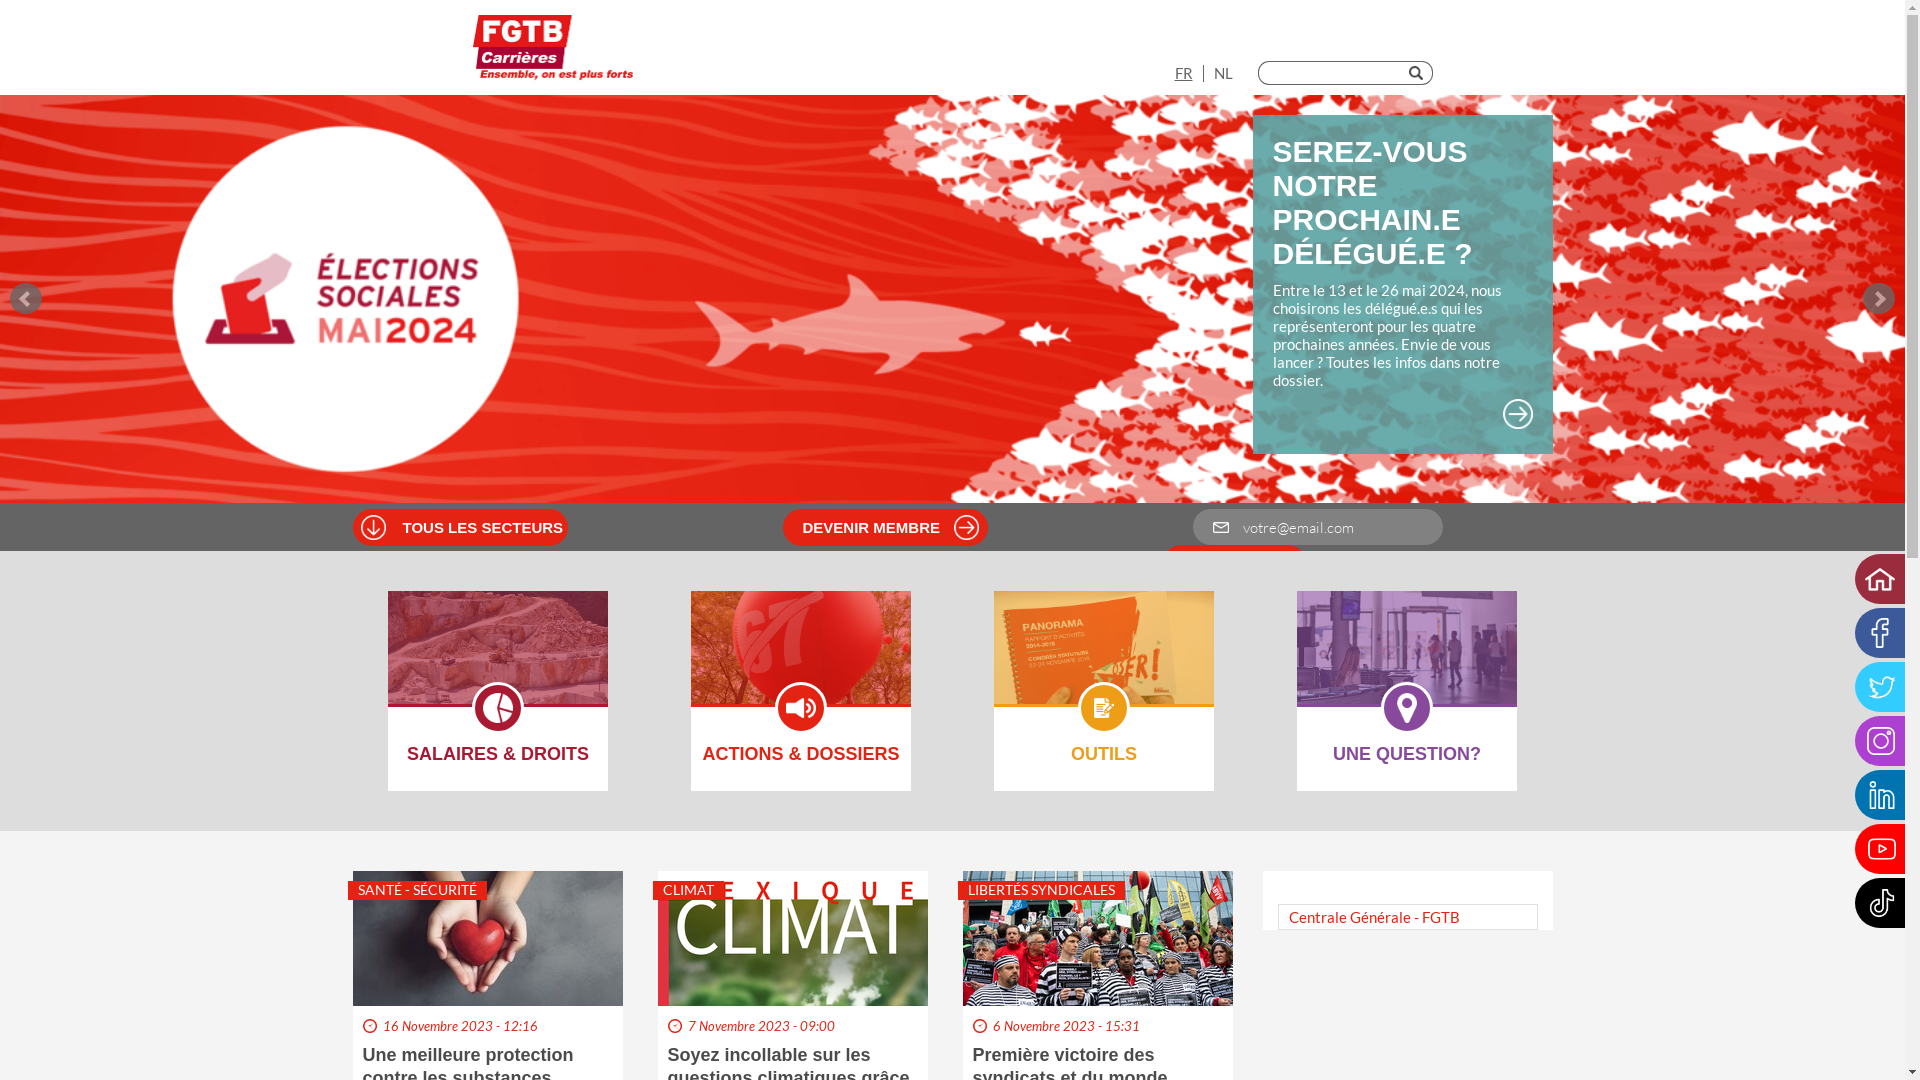 This screenshot has width=1920, height=1080. What do you see at coordinates (893, 526) in the screenshot?
I see `'DEVENIR MEMBRE'` at bounding box center [893, 526].